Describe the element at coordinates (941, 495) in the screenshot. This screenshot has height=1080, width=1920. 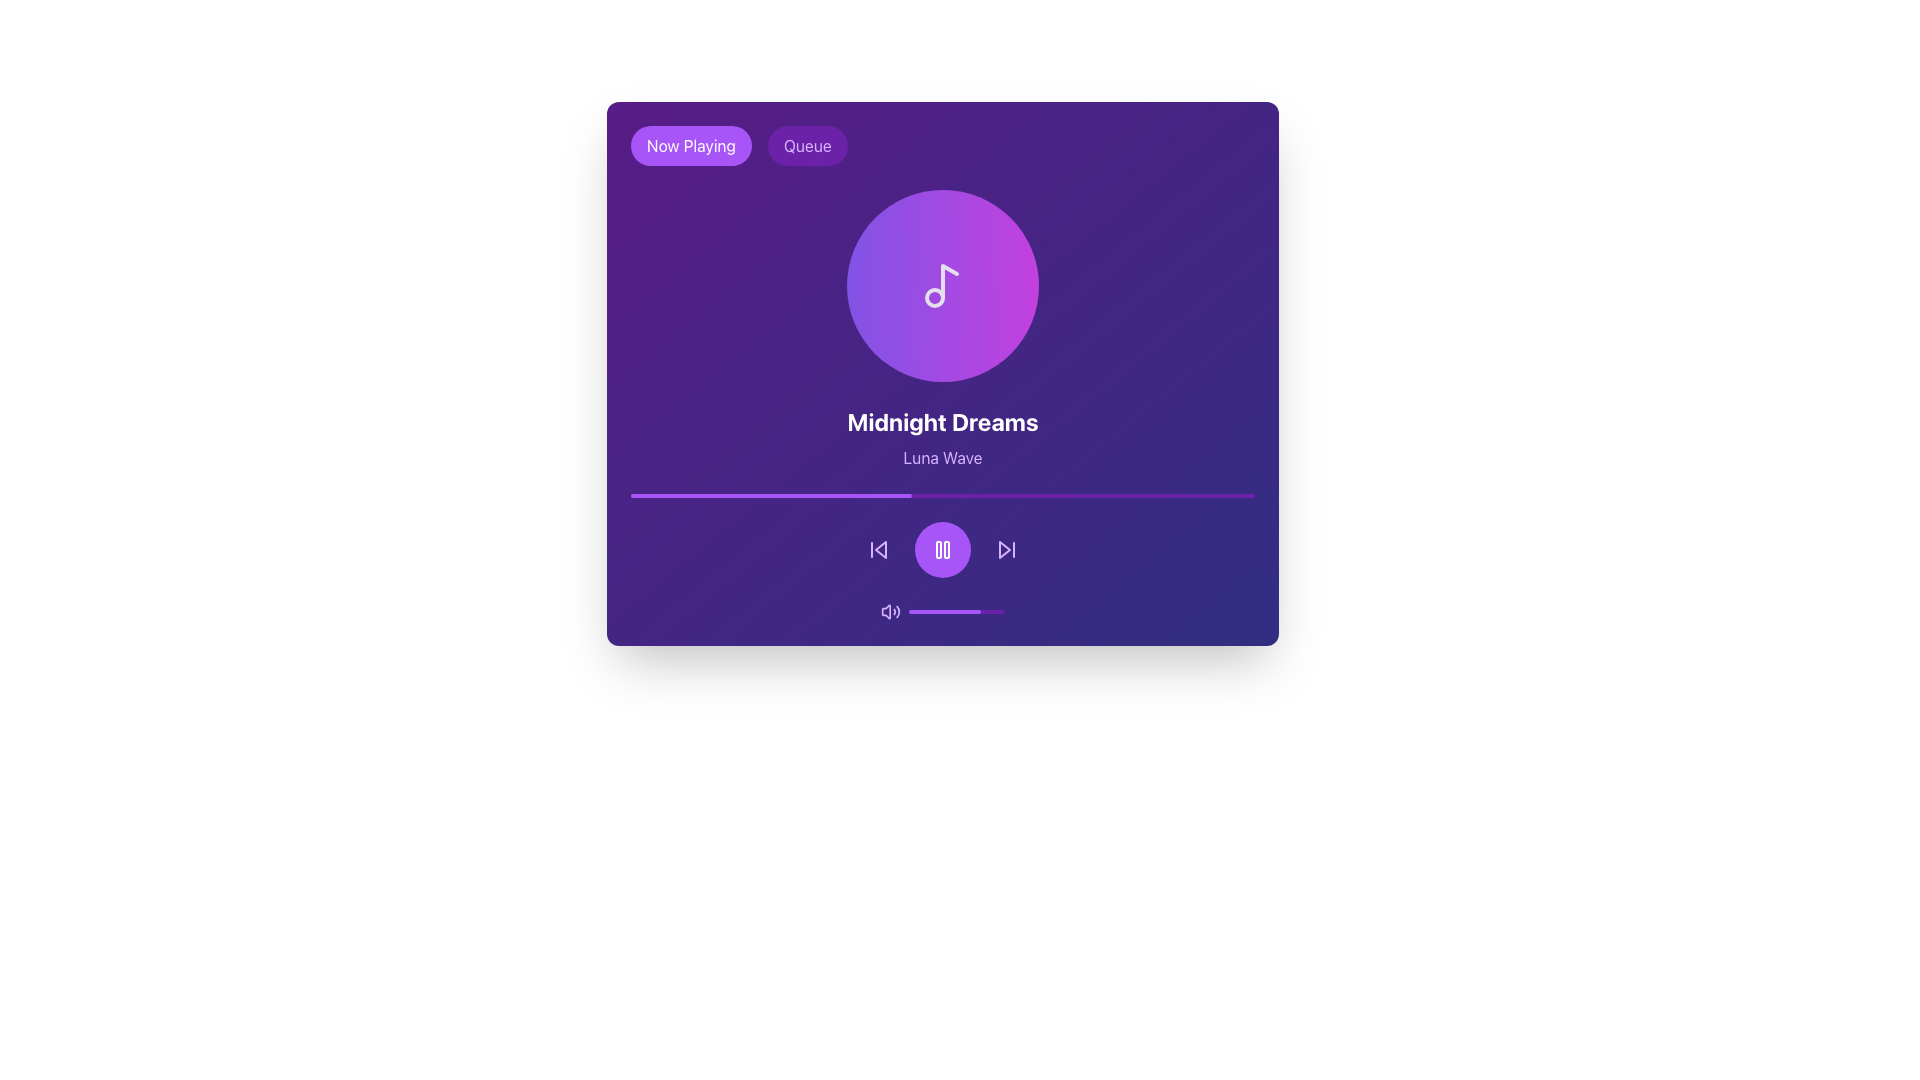
I see `the horizontal progress bar styled in strong purple below the text 'Luna Wave' to potentially seek if supported` at that location.